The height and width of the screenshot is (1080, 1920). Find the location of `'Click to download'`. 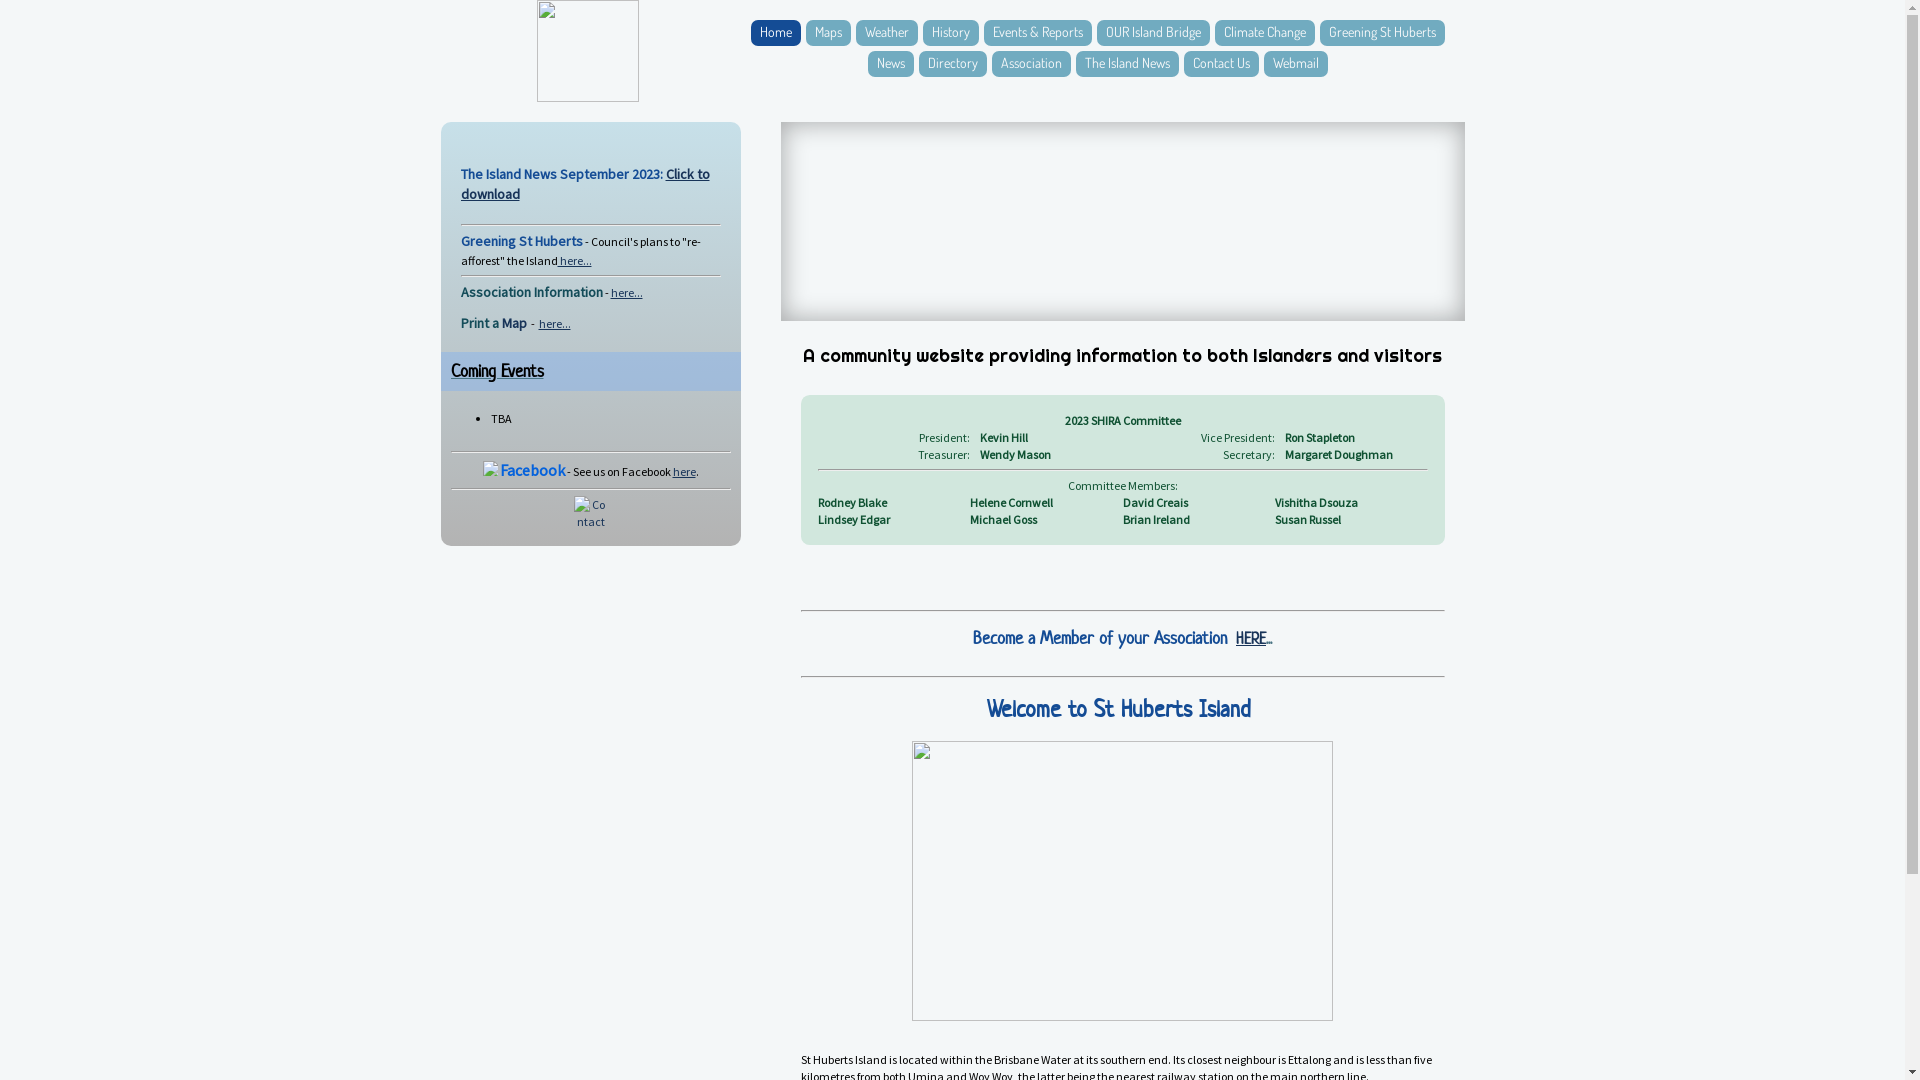

'Click to download' is located at coordinates (459, 184).